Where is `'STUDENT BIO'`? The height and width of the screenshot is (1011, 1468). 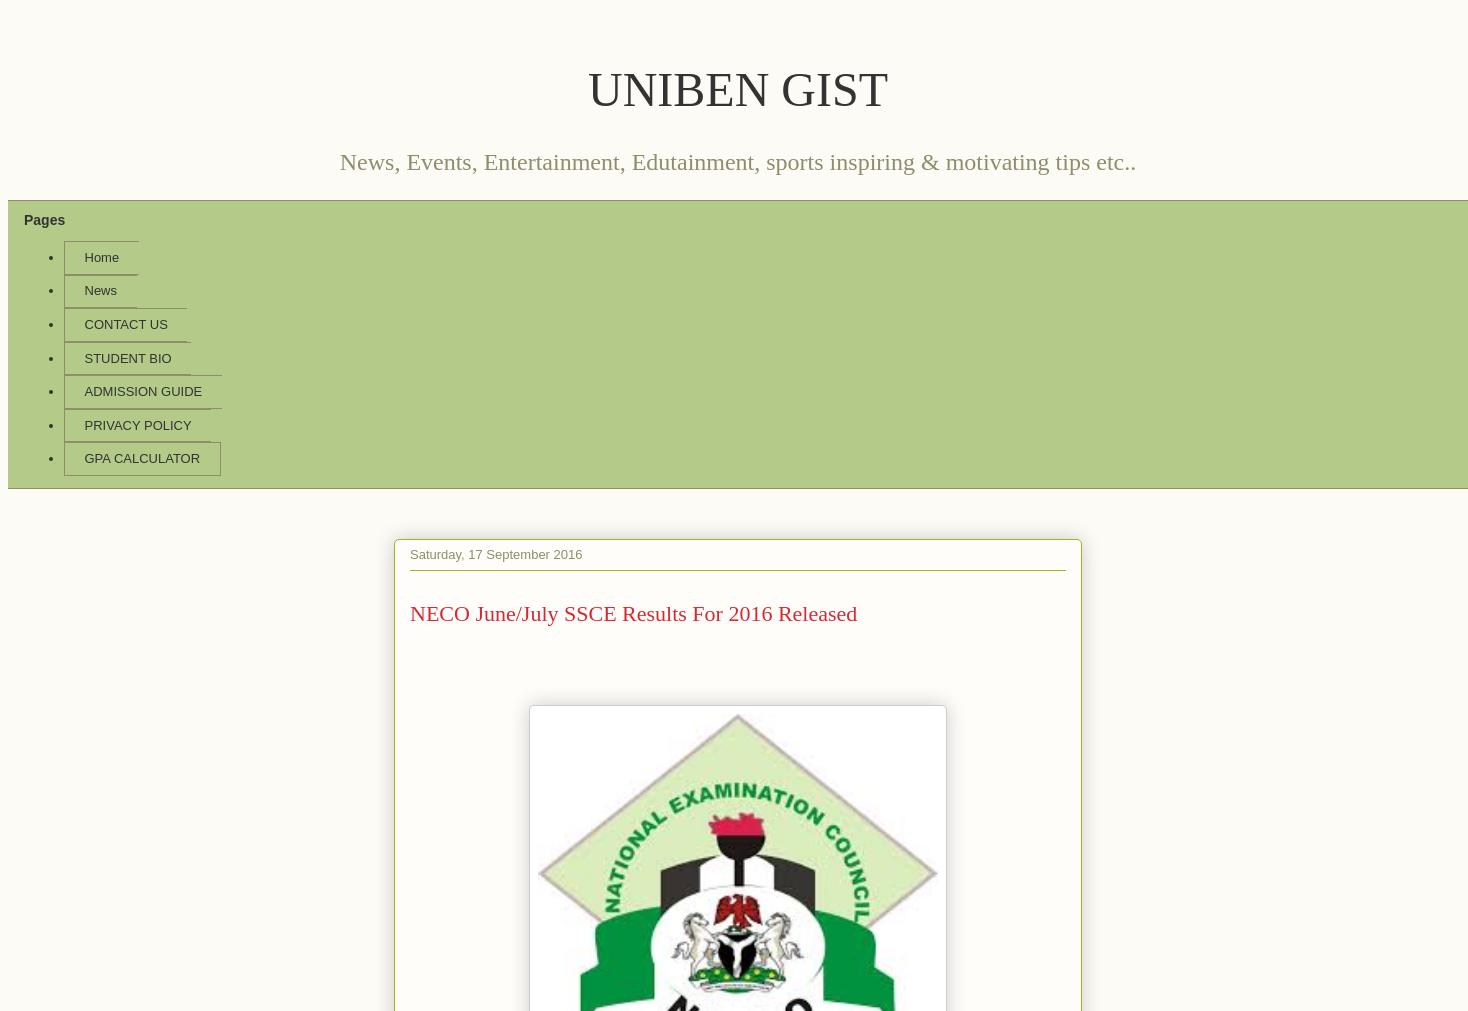 'STUDENT BIO' is located at coordinates (83, 356).